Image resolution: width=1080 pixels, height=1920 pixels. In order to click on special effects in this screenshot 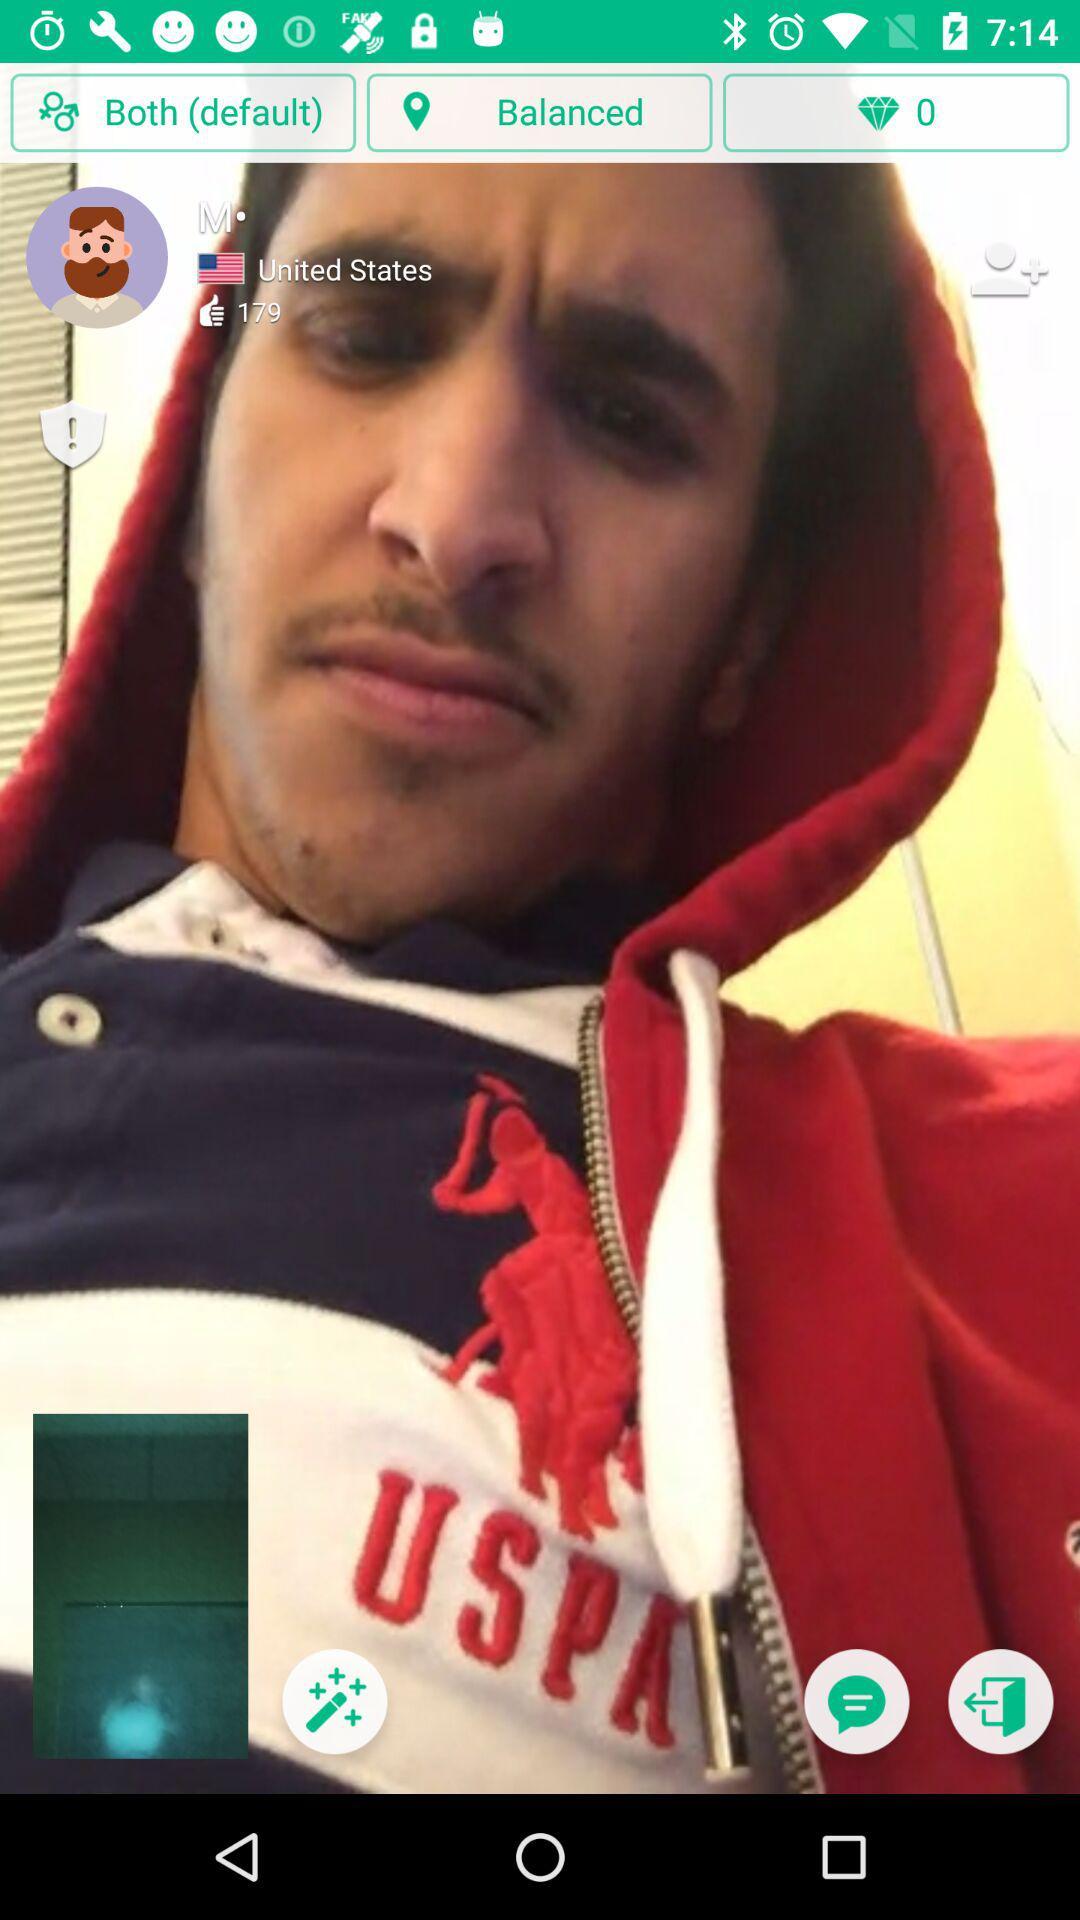, I will do `click(333, 1713)`.